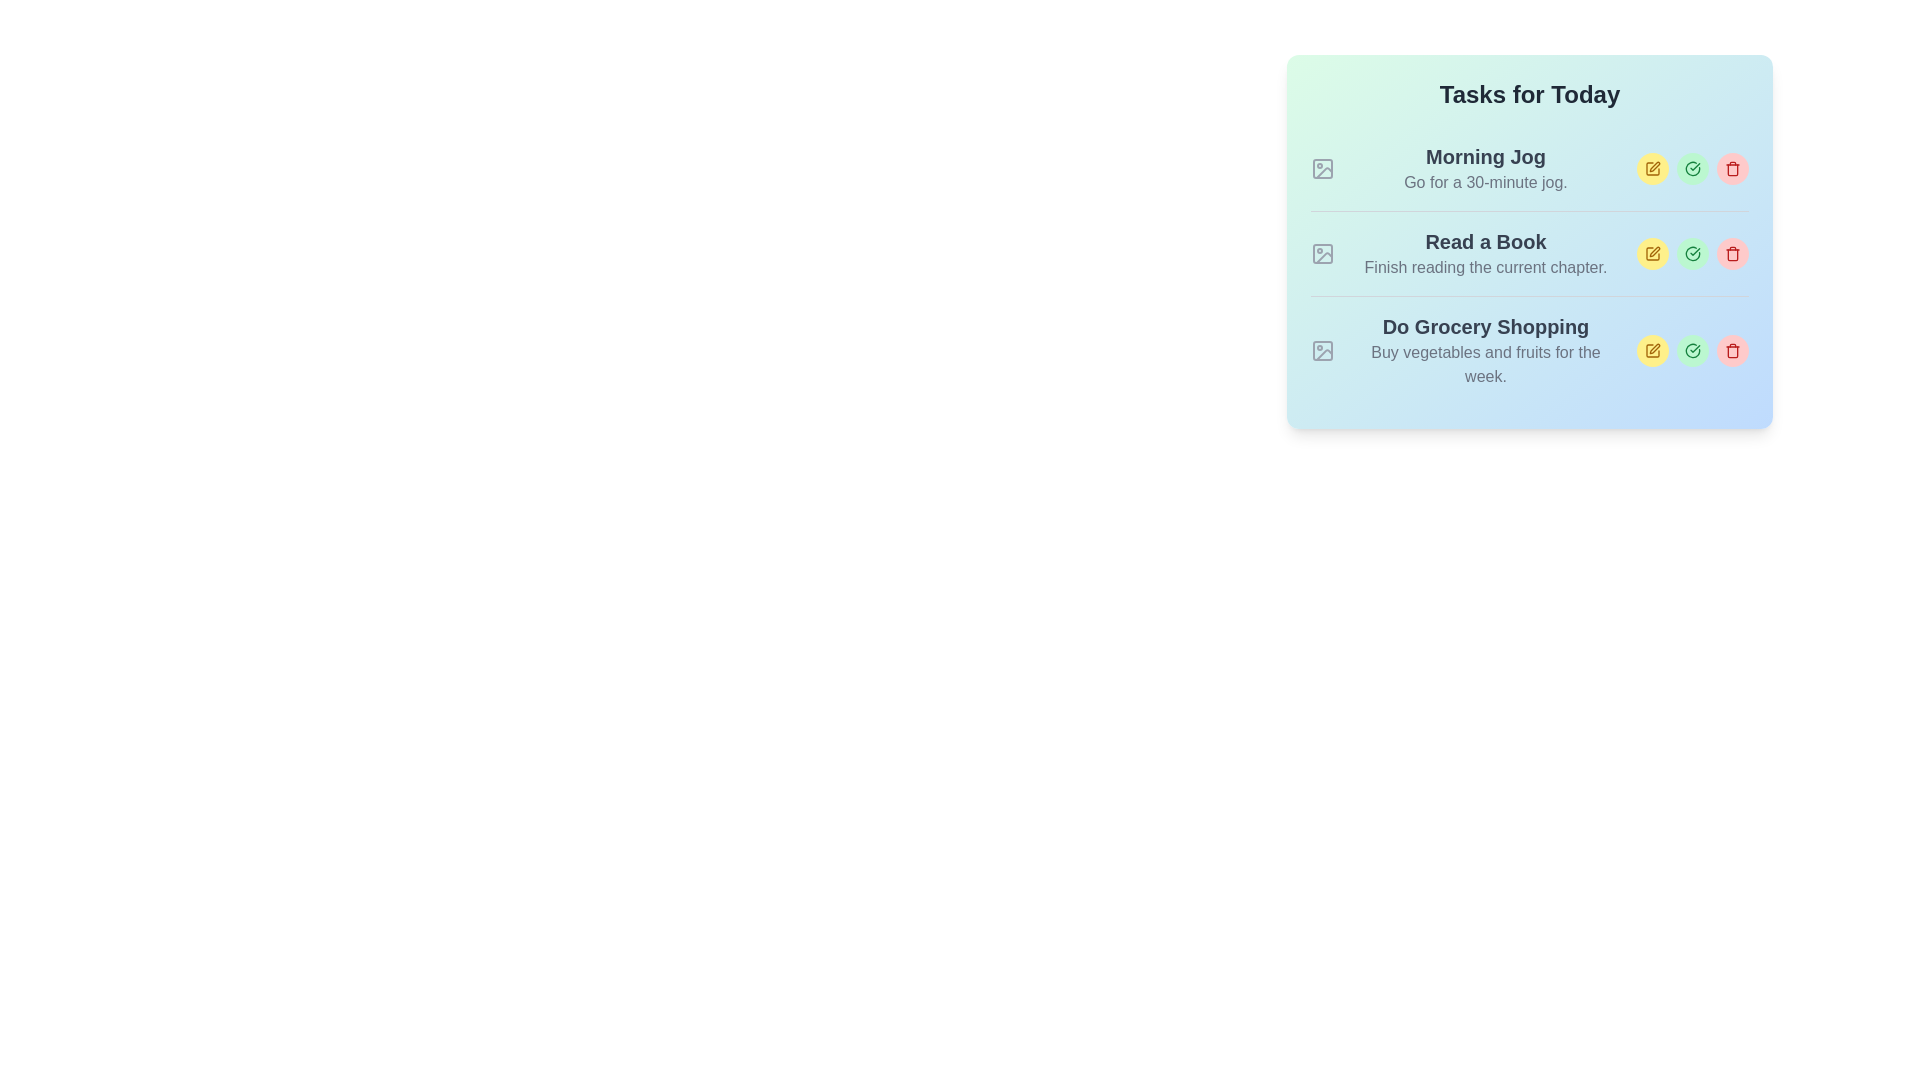 The width and height of the screenshot is (1920, 1080). I want to click on the leftmost Edit Button icon located in the task management interface for the task 'Do Grocery Shopping' to initiate task editing, so click(1652, 350).